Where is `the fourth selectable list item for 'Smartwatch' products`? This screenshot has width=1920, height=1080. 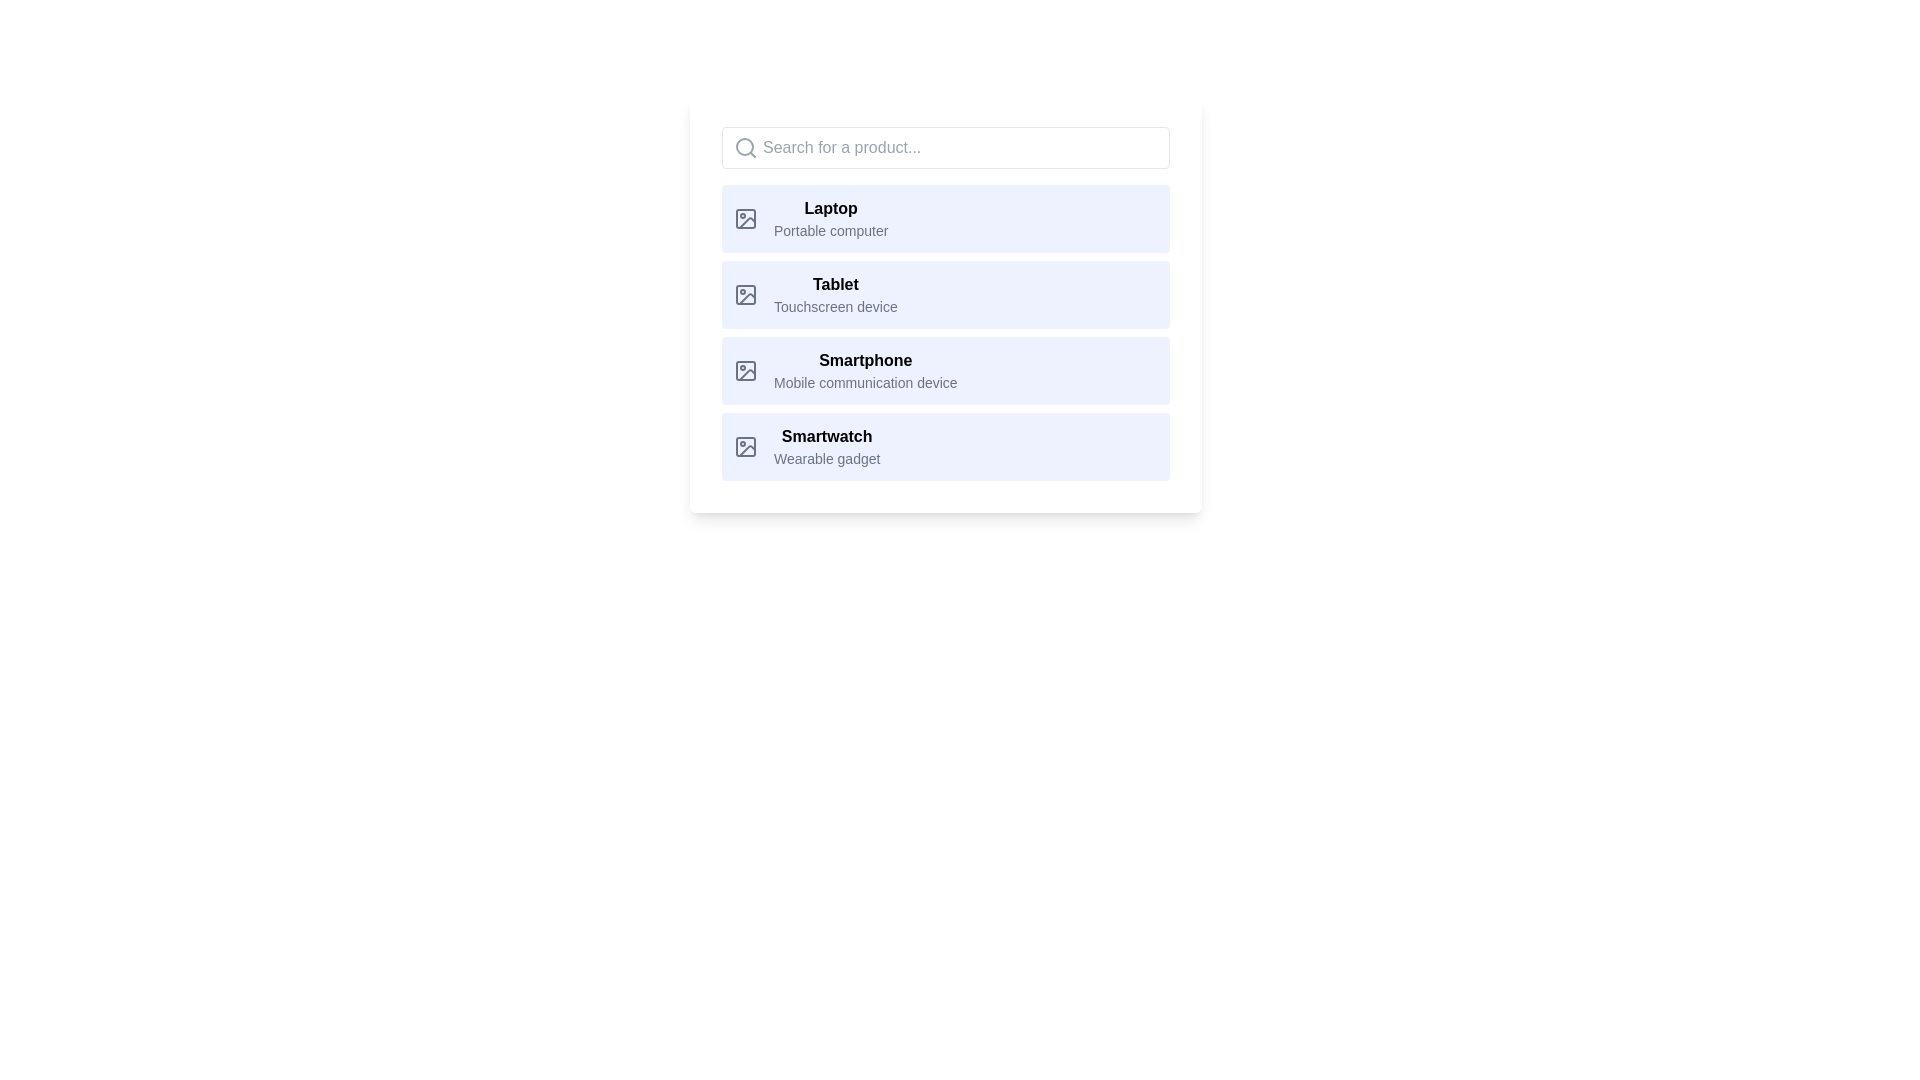
the fourth selectable list item for 'Smartwatch' products is located at coordinates (944, 446).